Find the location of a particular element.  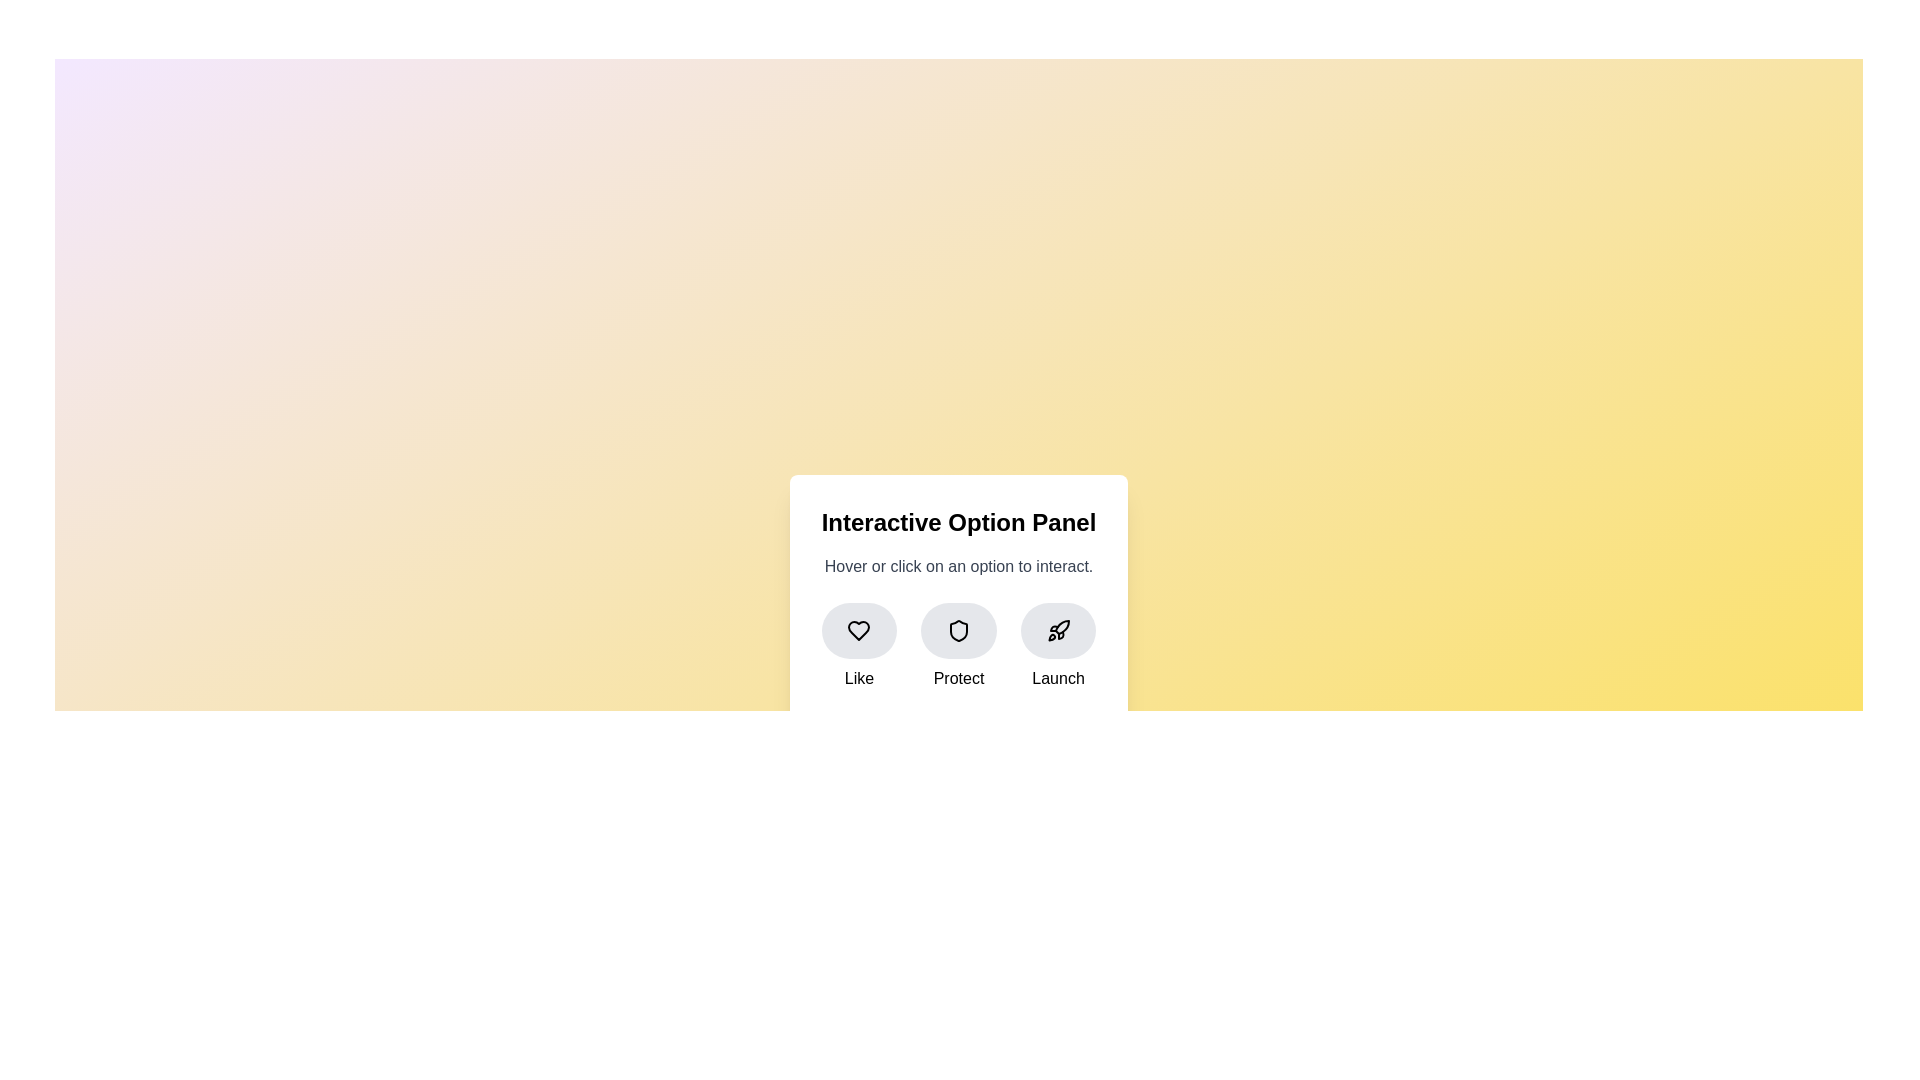

the 'Like' icon button, which is the first element from the left in the row of three options (Like, Protect, Launch) located at the center of the interactive panel is located at coordinates (859, 631).